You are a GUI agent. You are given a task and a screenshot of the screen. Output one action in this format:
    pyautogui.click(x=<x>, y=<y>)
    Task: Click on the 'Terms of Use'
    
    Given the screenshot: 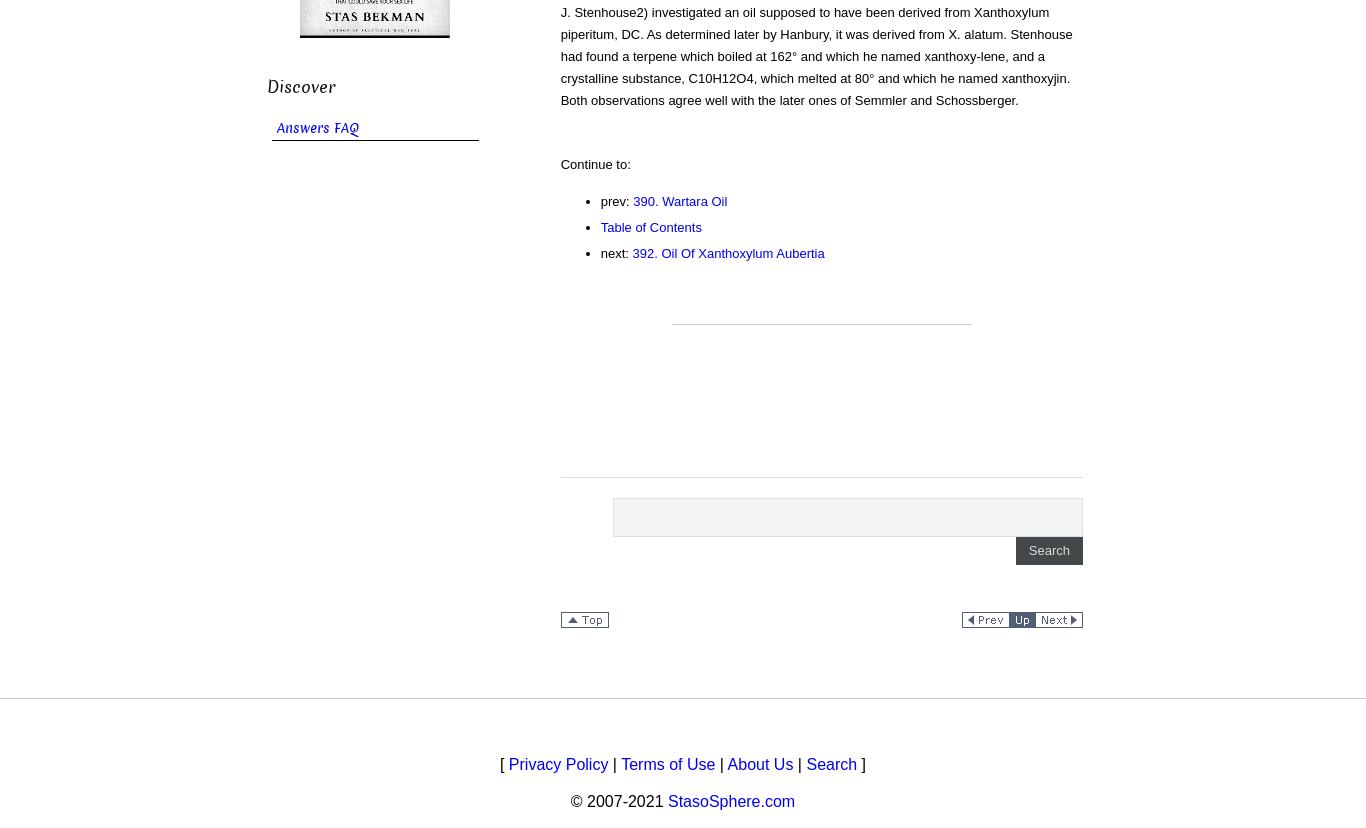 What is the action you would take?
    pyautogui.click(x=666, y=763)
    